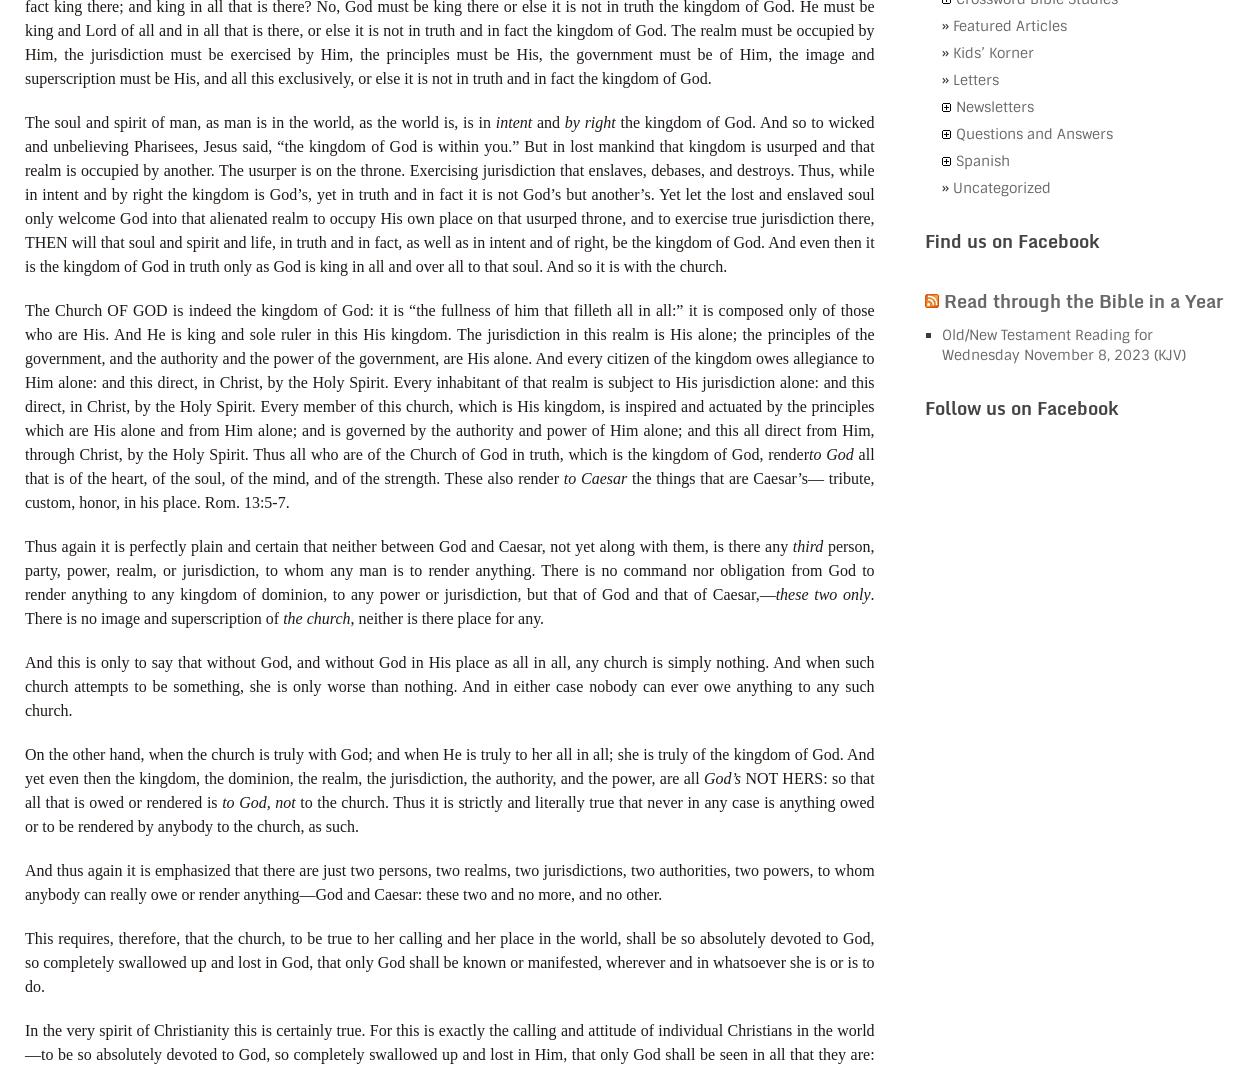  I want to click on 'NOT HERS: so that all that is owed or rendered is', so click(448, 788).